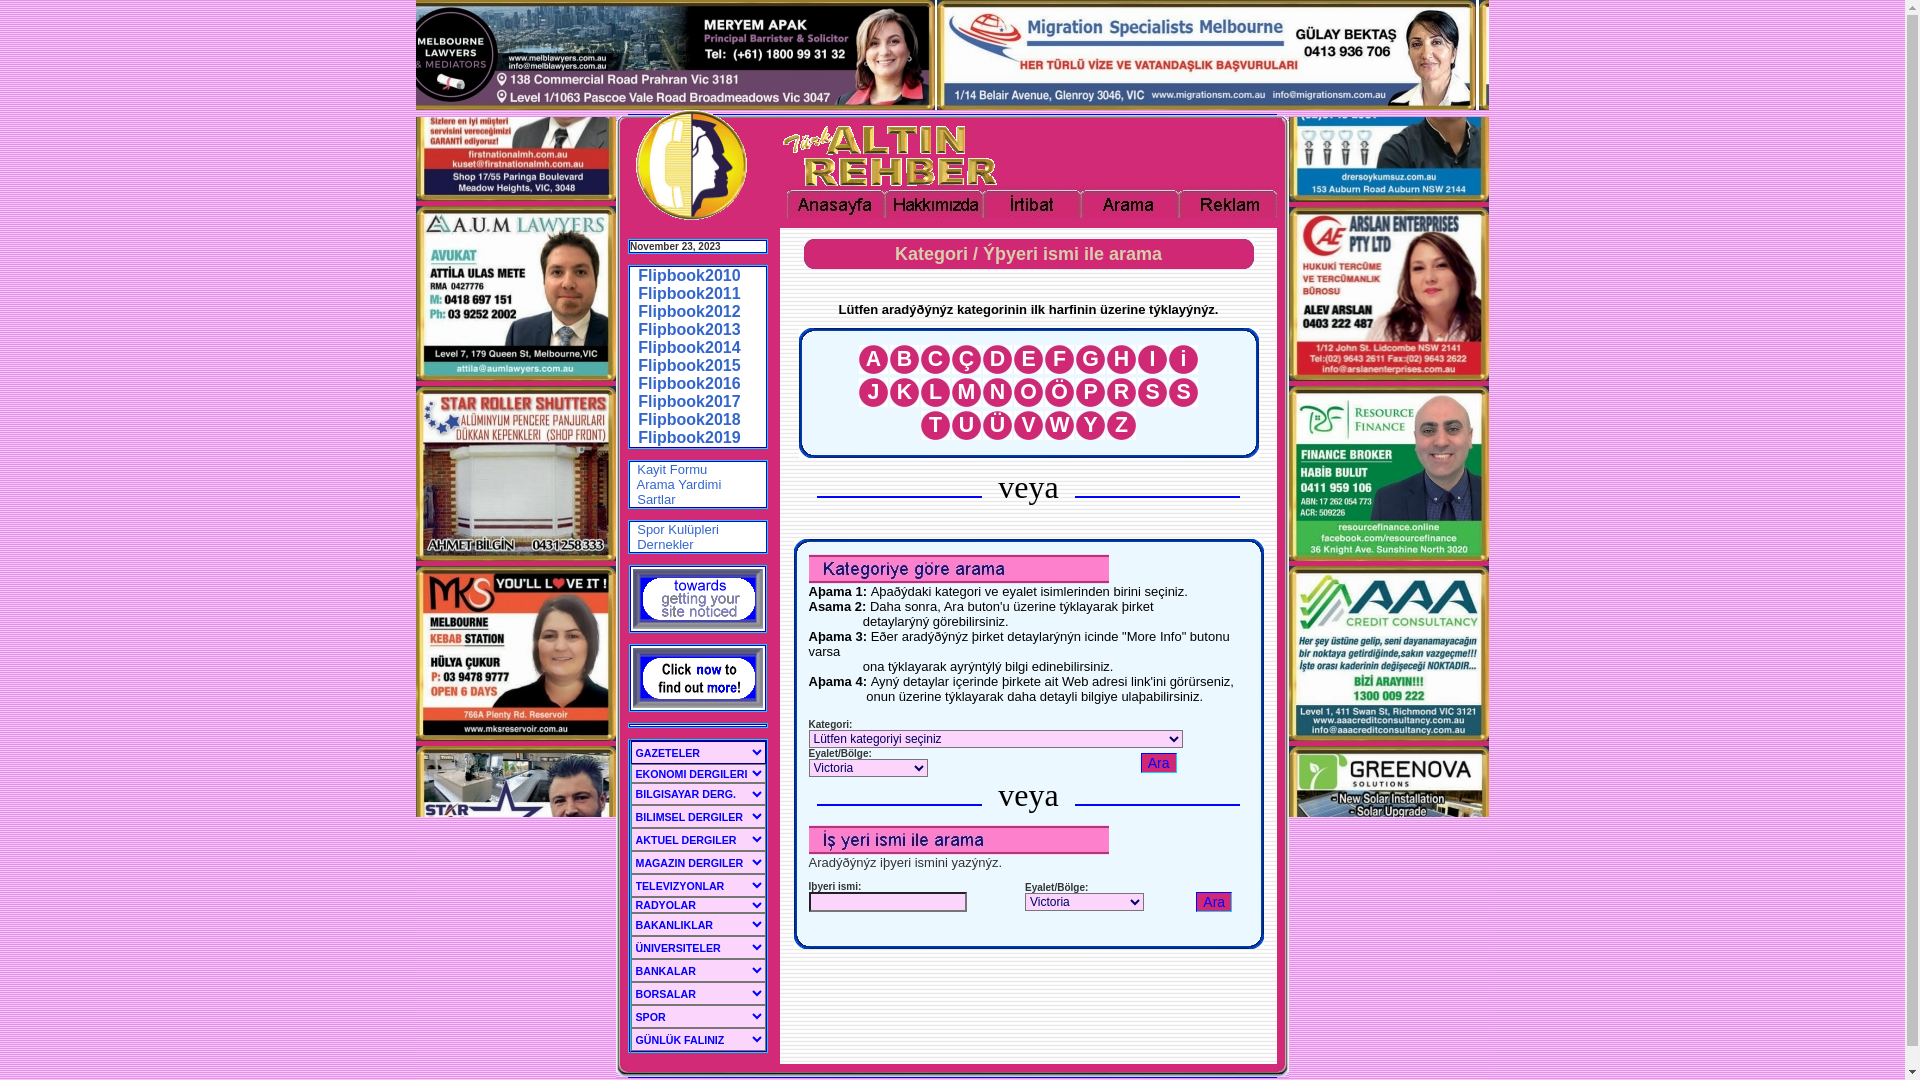 Image resolution: width=1920 pixels, height=1080 pixels. Describe the element at coordinates (652, 498) in the screenshot. I see `'  Sartlar'` at that location.